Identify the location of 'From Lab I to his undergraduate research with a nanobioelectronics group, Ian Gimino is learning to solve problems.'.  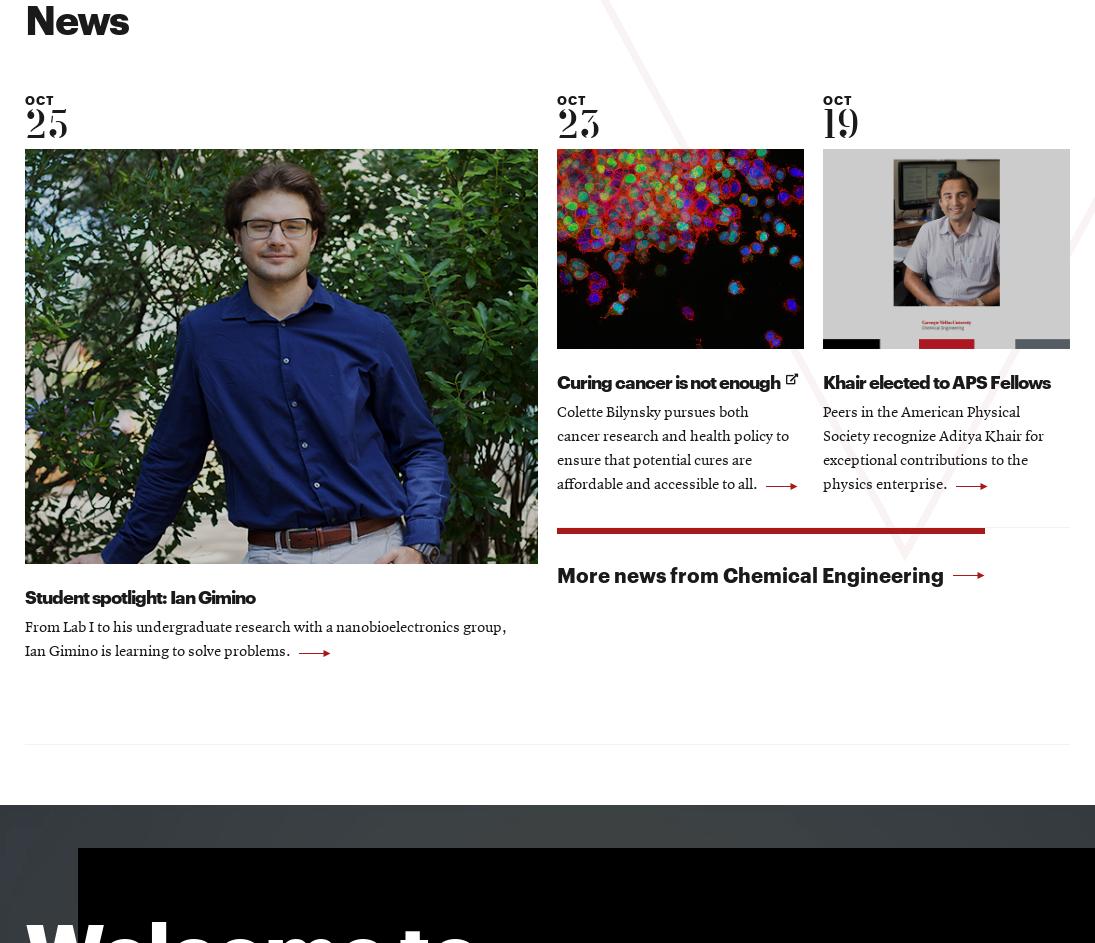
(265, 641).